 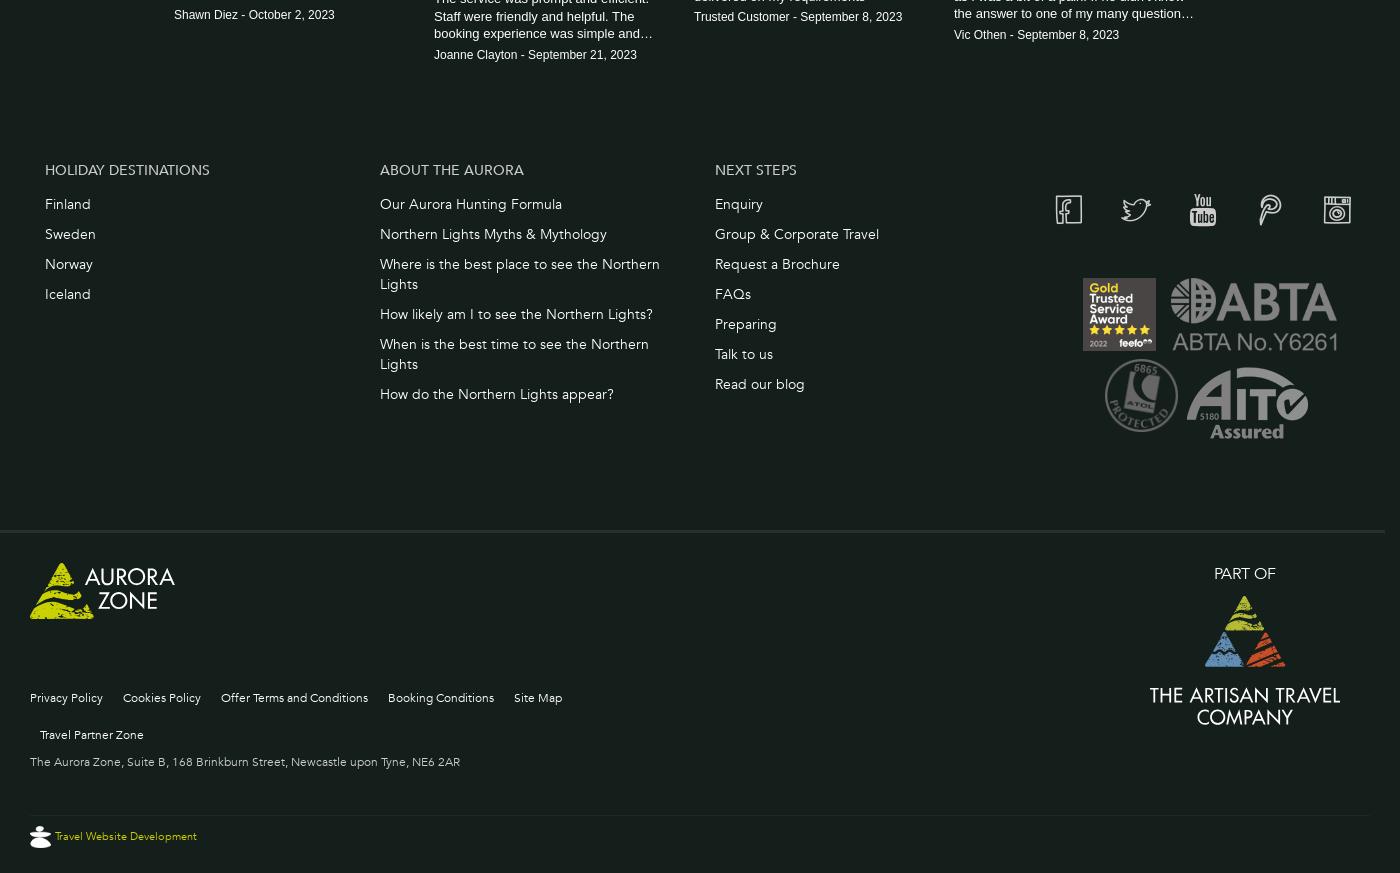 I want to click on 'Offer Terms and Conditions', so click(x=294, y=696).